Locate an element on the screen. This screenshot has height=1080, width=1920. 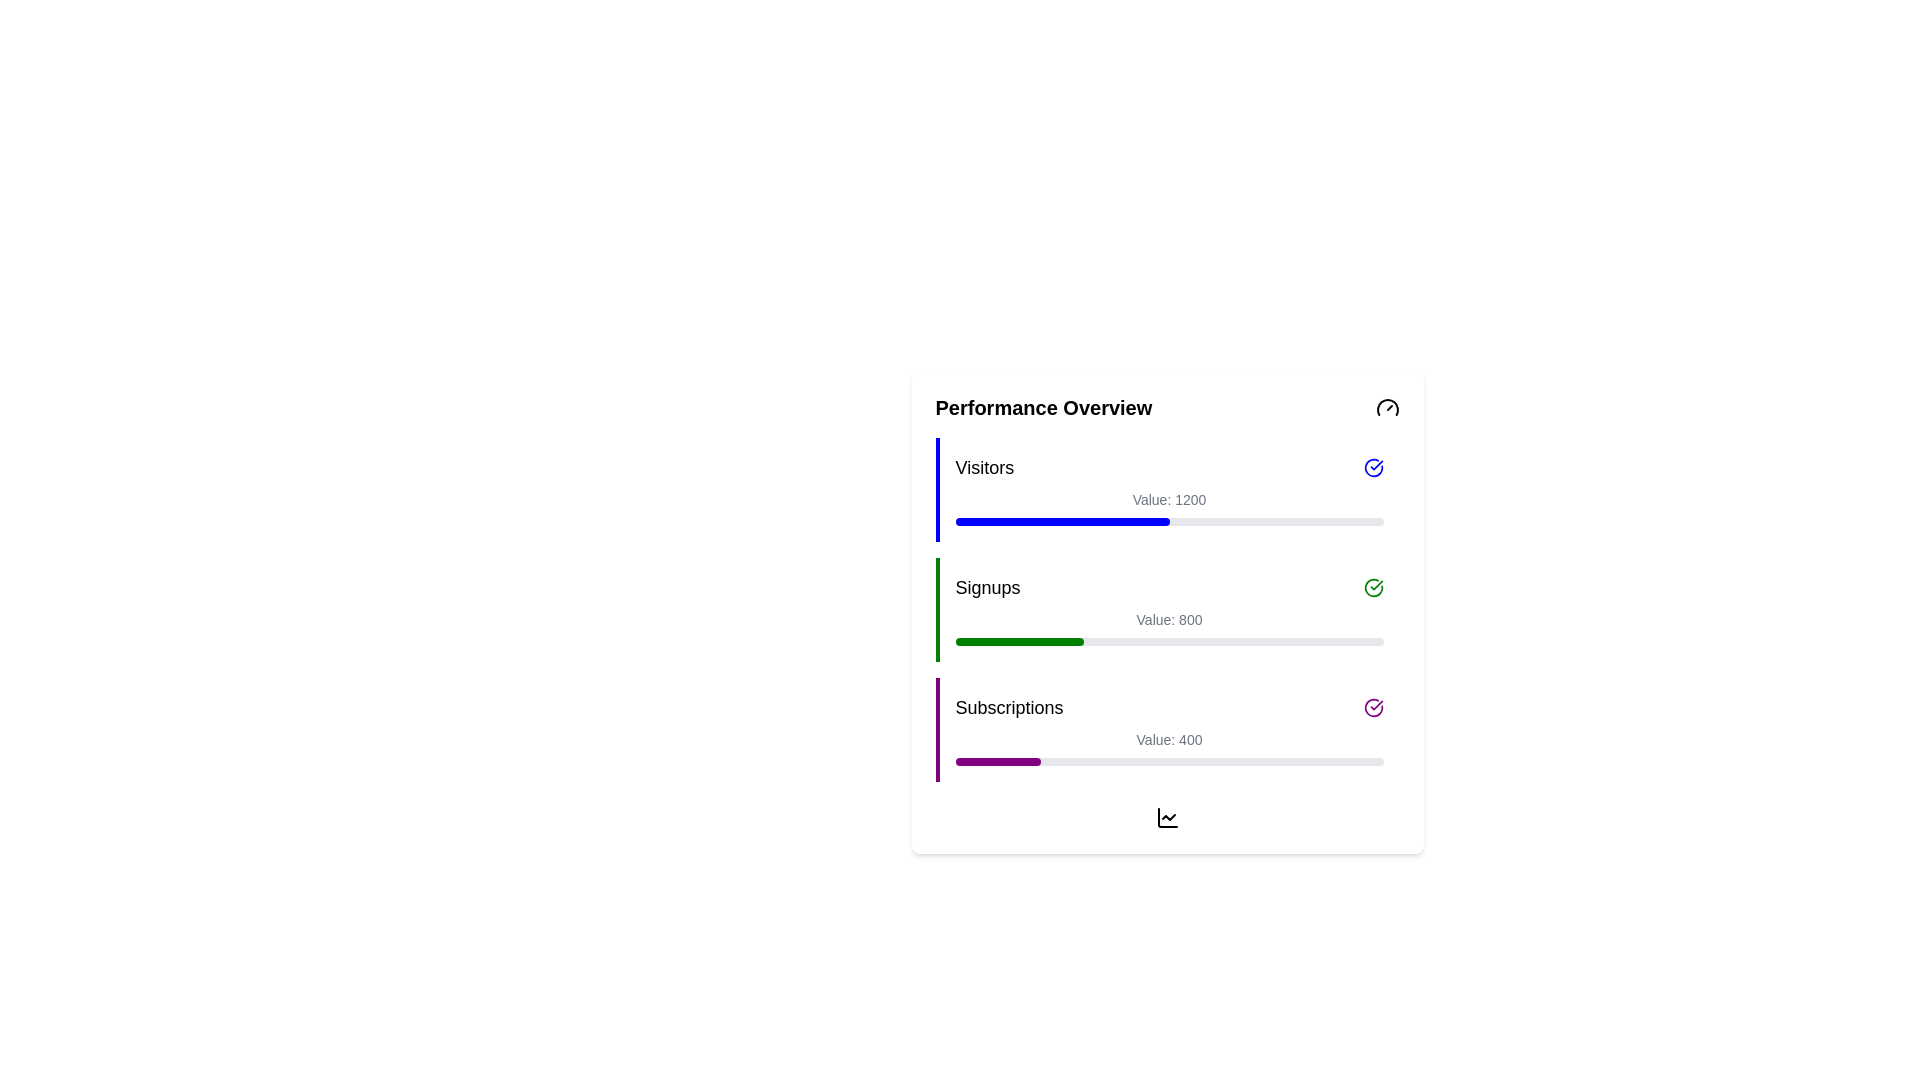
the text label that provides additional context about the 'Visitors' metric, which indicates a value of 1200, located in the 'Visitors' section of the performance overview card is located at coordinates (1169, 499).